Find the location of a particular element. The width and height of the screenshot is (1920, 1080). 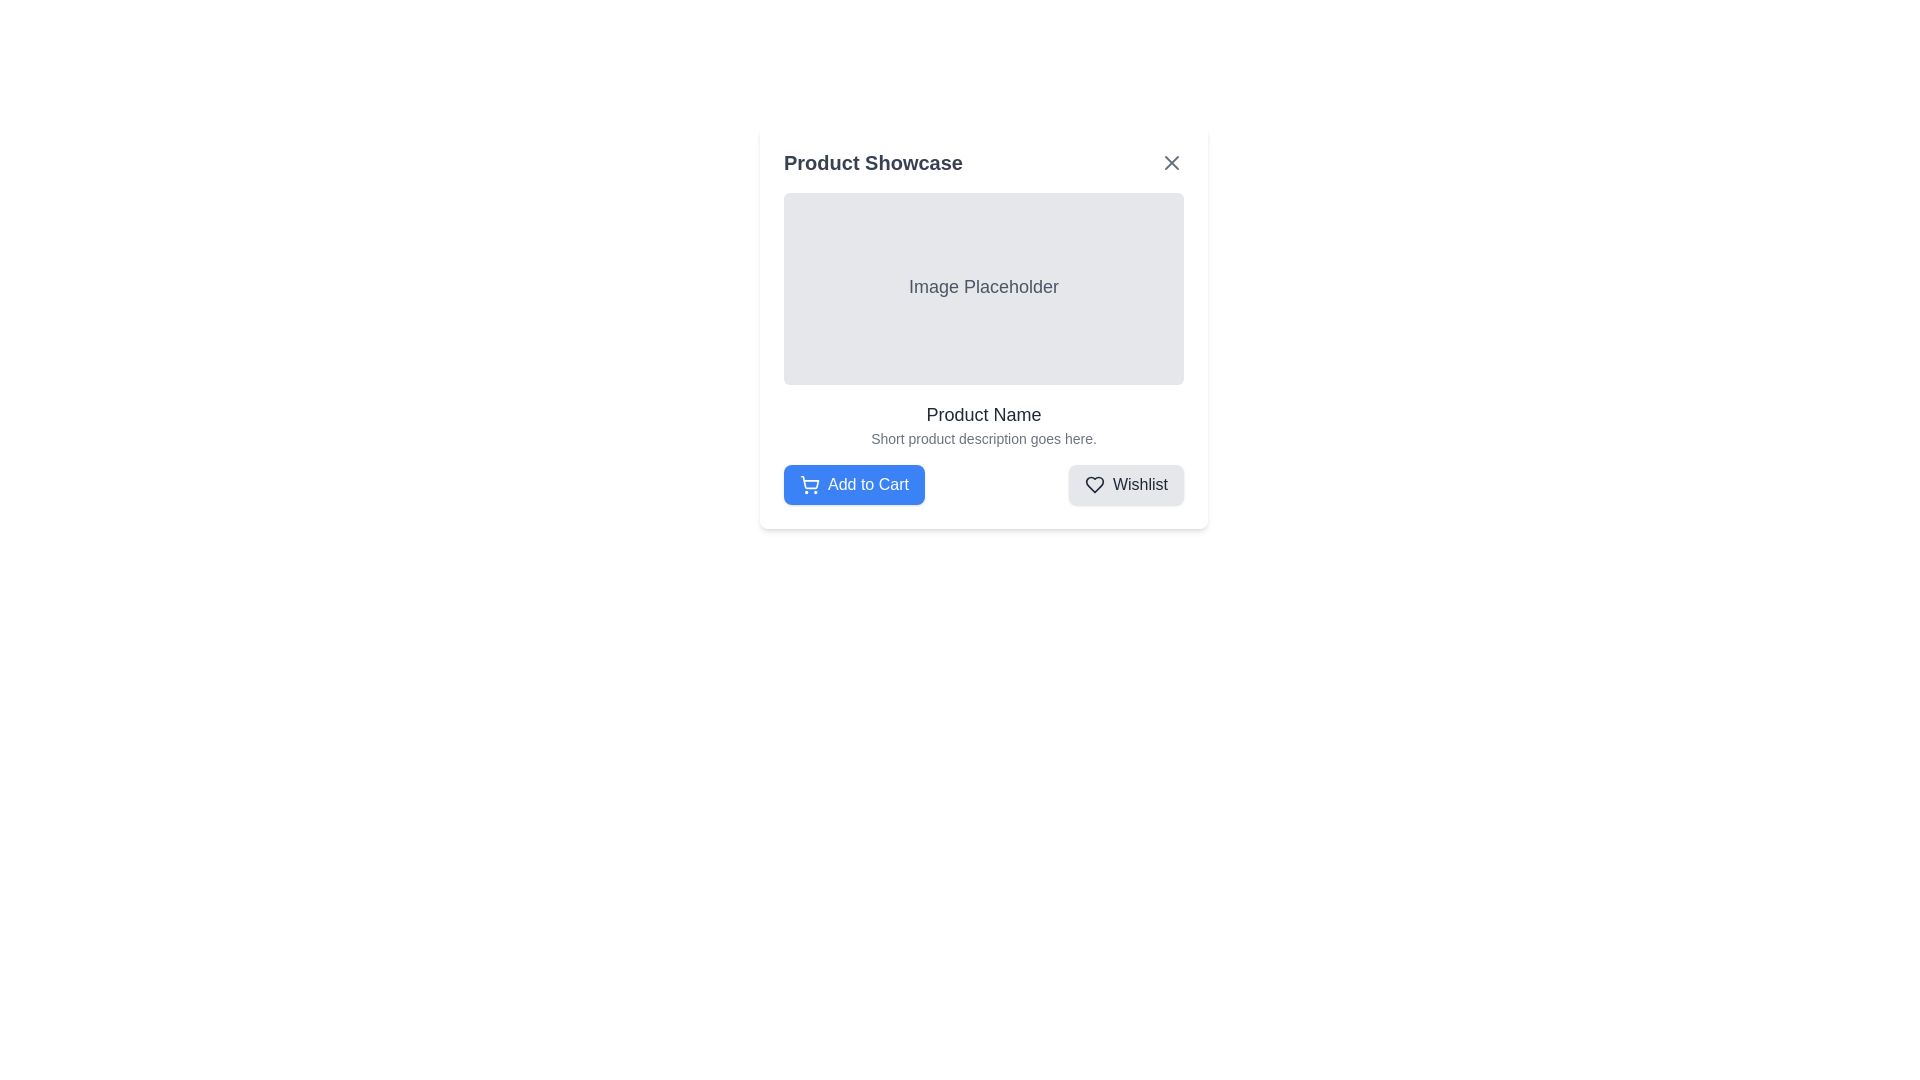

text label displaying 'Product Name' in bold, dark gray color, located at the top center of the product information card is located at coordinates (983, 414).